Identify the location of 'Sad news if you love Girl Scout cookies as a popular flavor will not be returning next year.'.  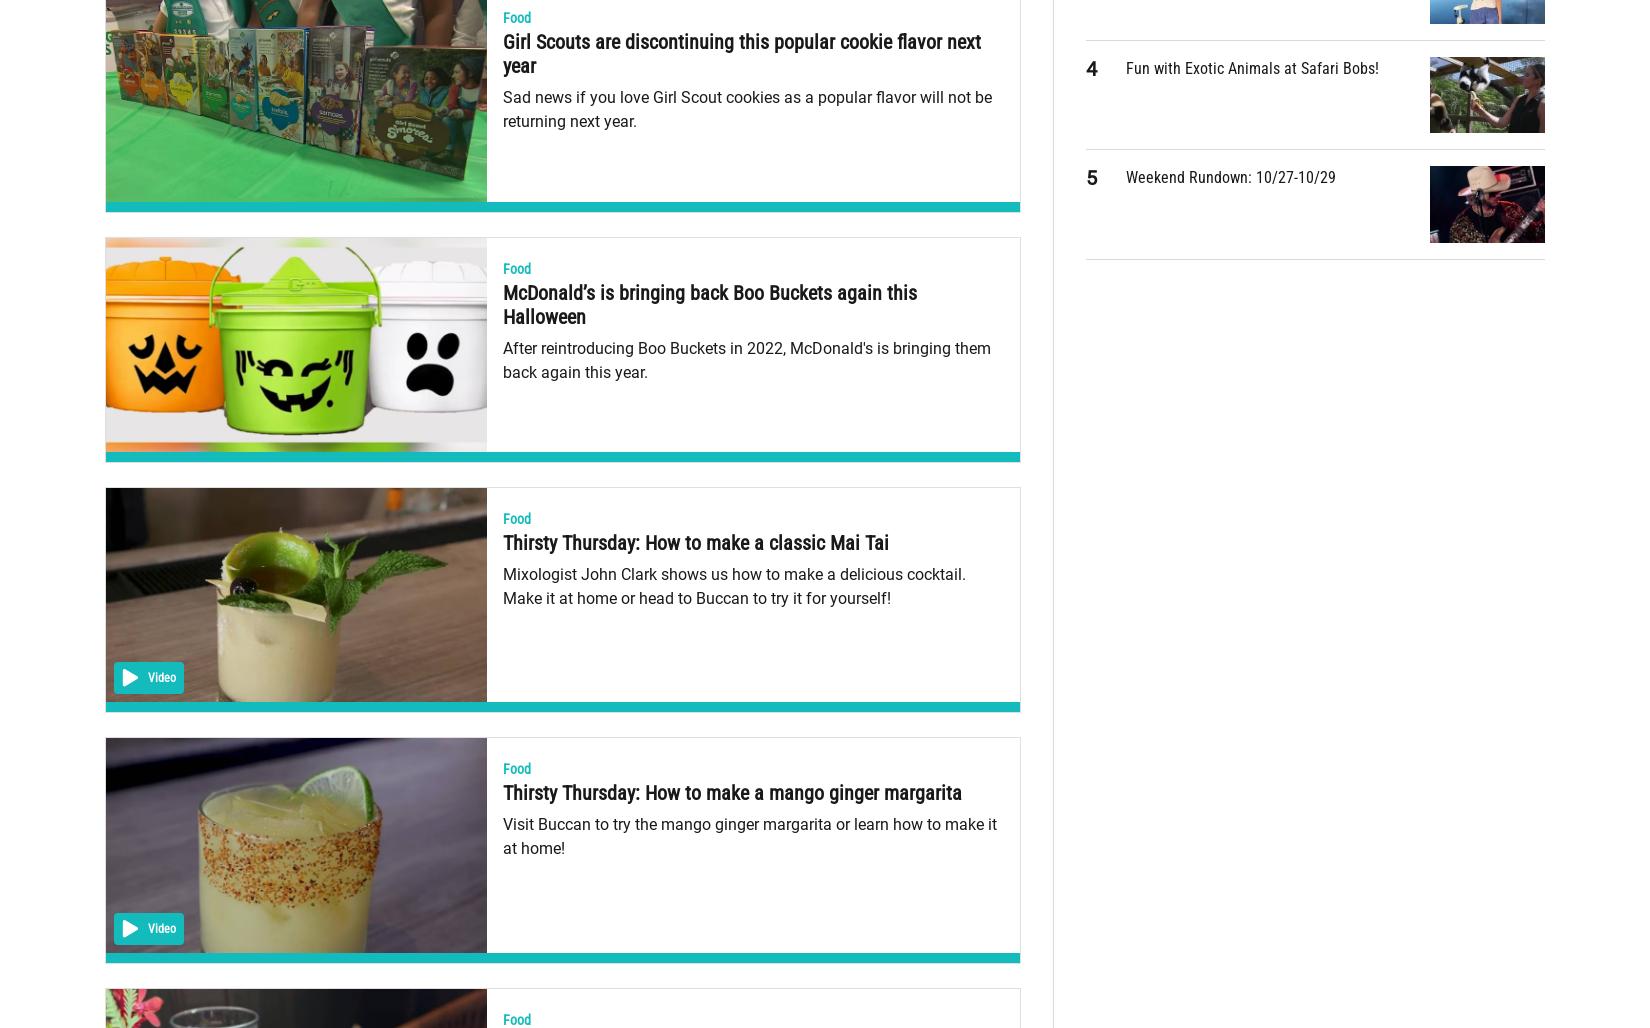
(745, 108).